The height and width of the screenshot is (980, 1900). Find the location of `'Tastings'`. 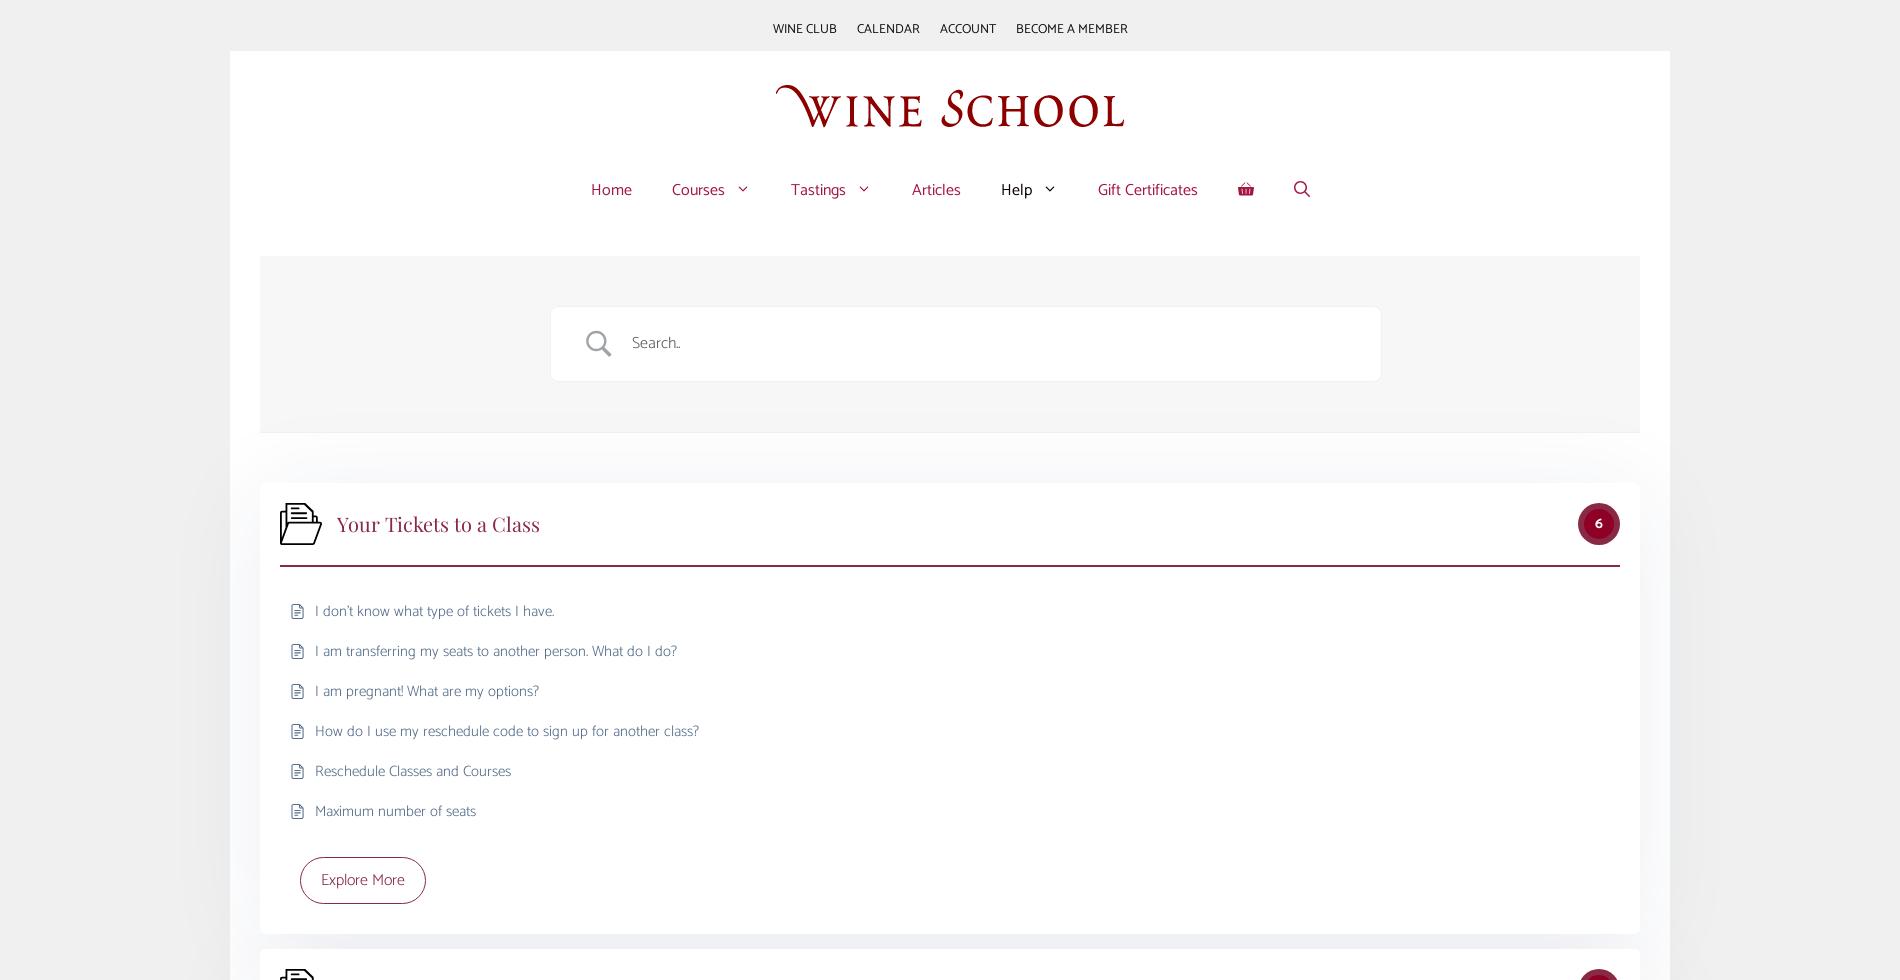

'Tastings' is located at coordinates (816, 189).